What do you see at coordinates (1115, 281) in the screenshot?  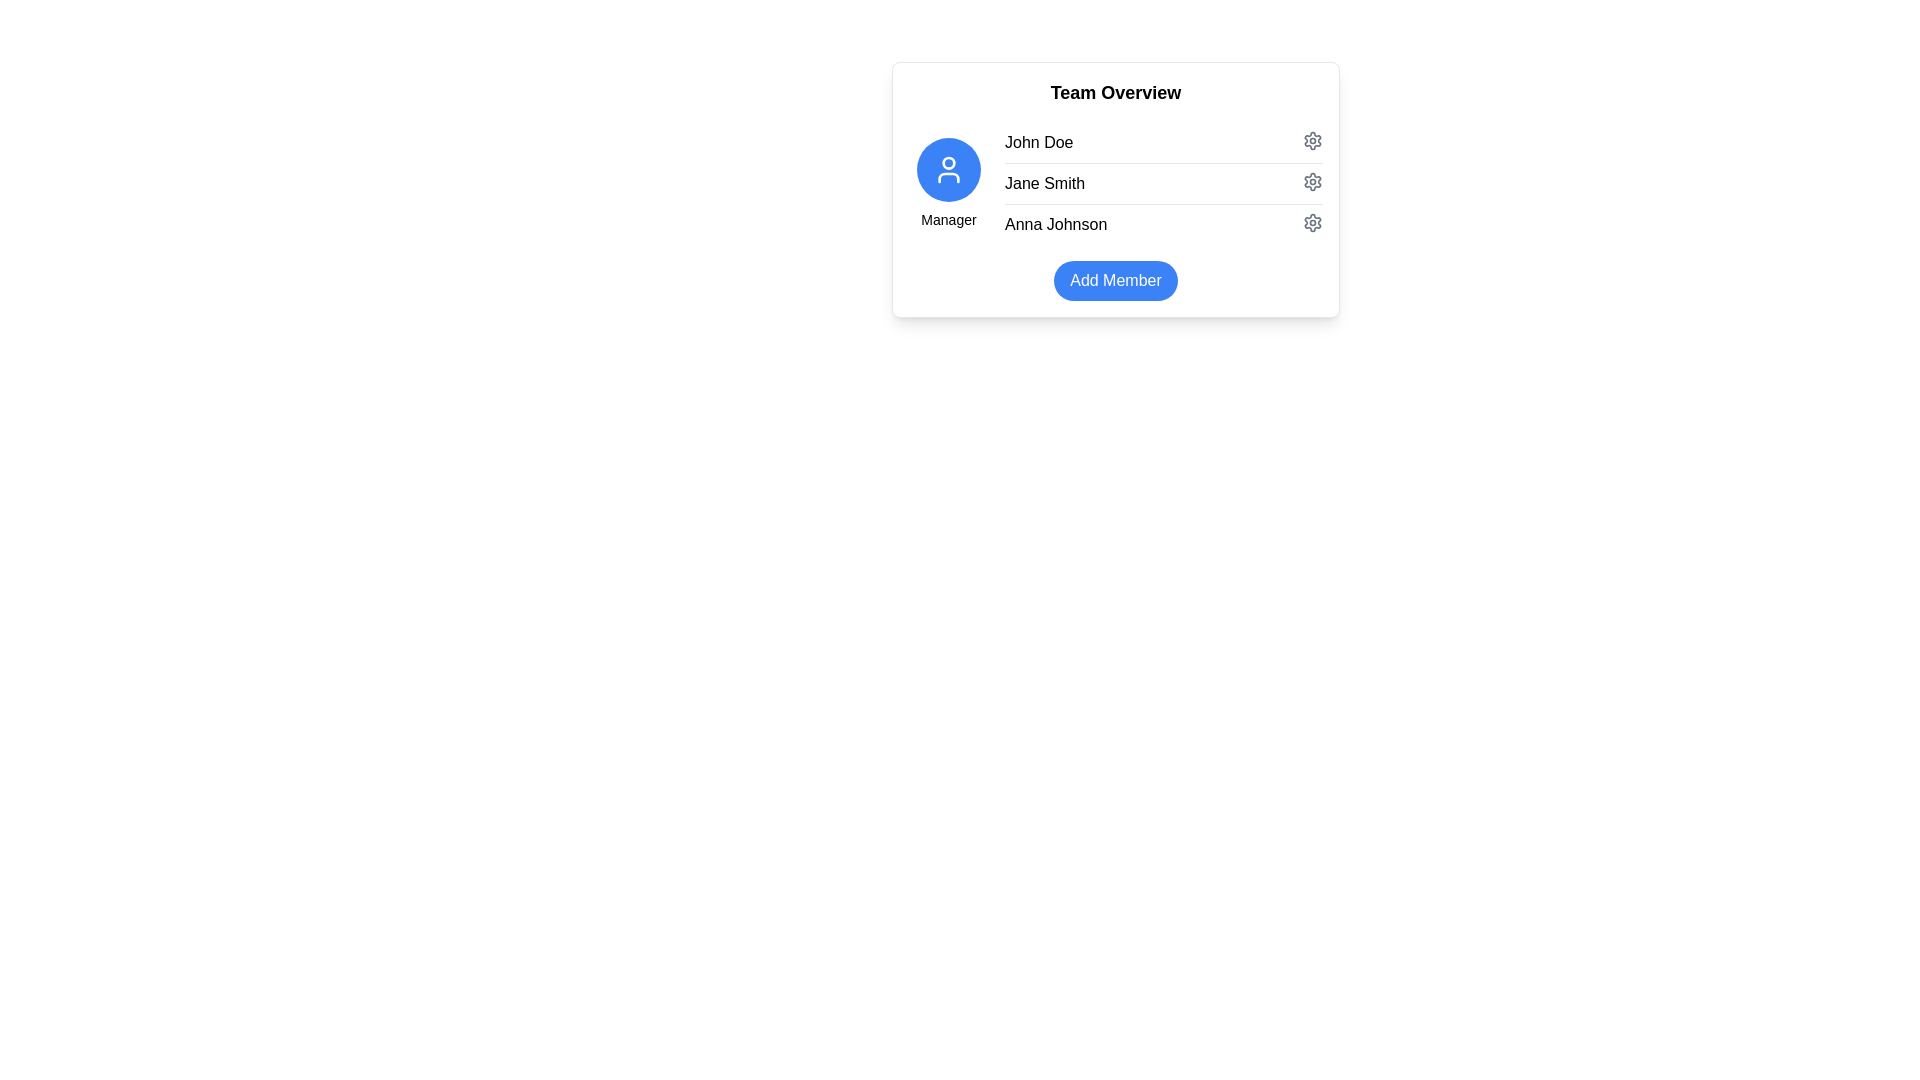 I see `the rounded rectangular button with a blue background labeled 'Add Member'` at bounding box center [1115, 281].